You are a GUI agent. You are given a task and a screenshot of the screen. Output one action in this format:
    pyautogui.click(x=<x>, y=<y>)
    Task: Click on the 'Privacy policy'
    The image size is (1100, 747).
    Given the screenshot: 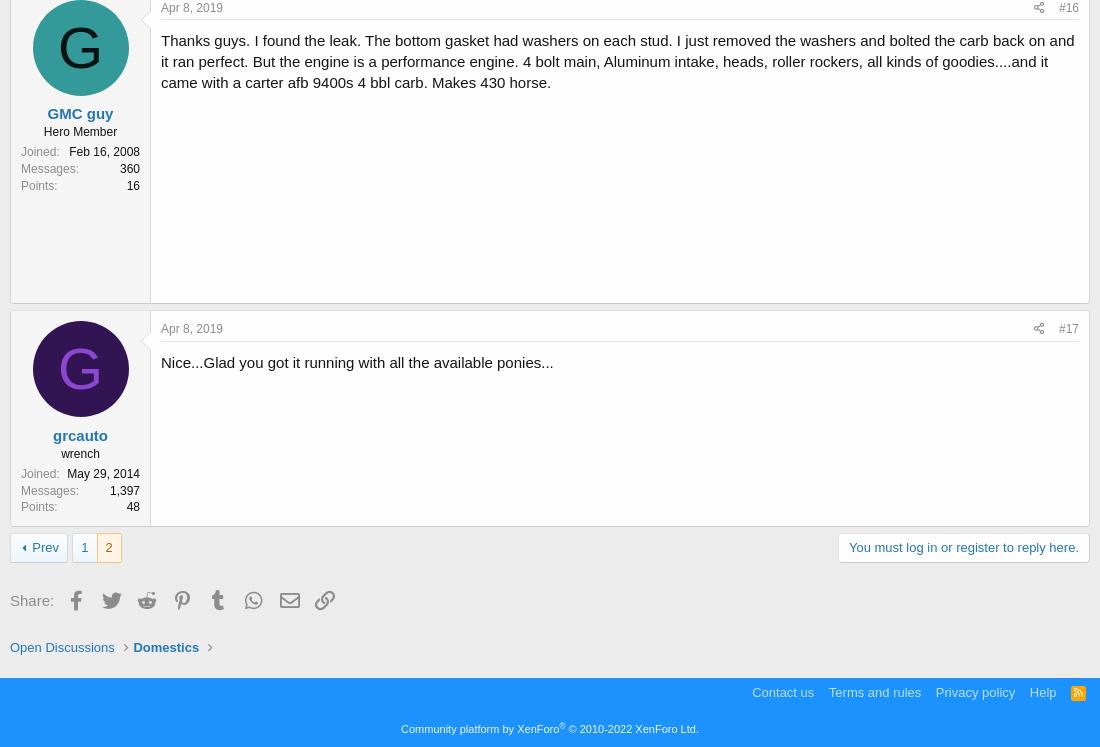 What is the action you would take?
    pyautogui.click(x=974, y=691)
    